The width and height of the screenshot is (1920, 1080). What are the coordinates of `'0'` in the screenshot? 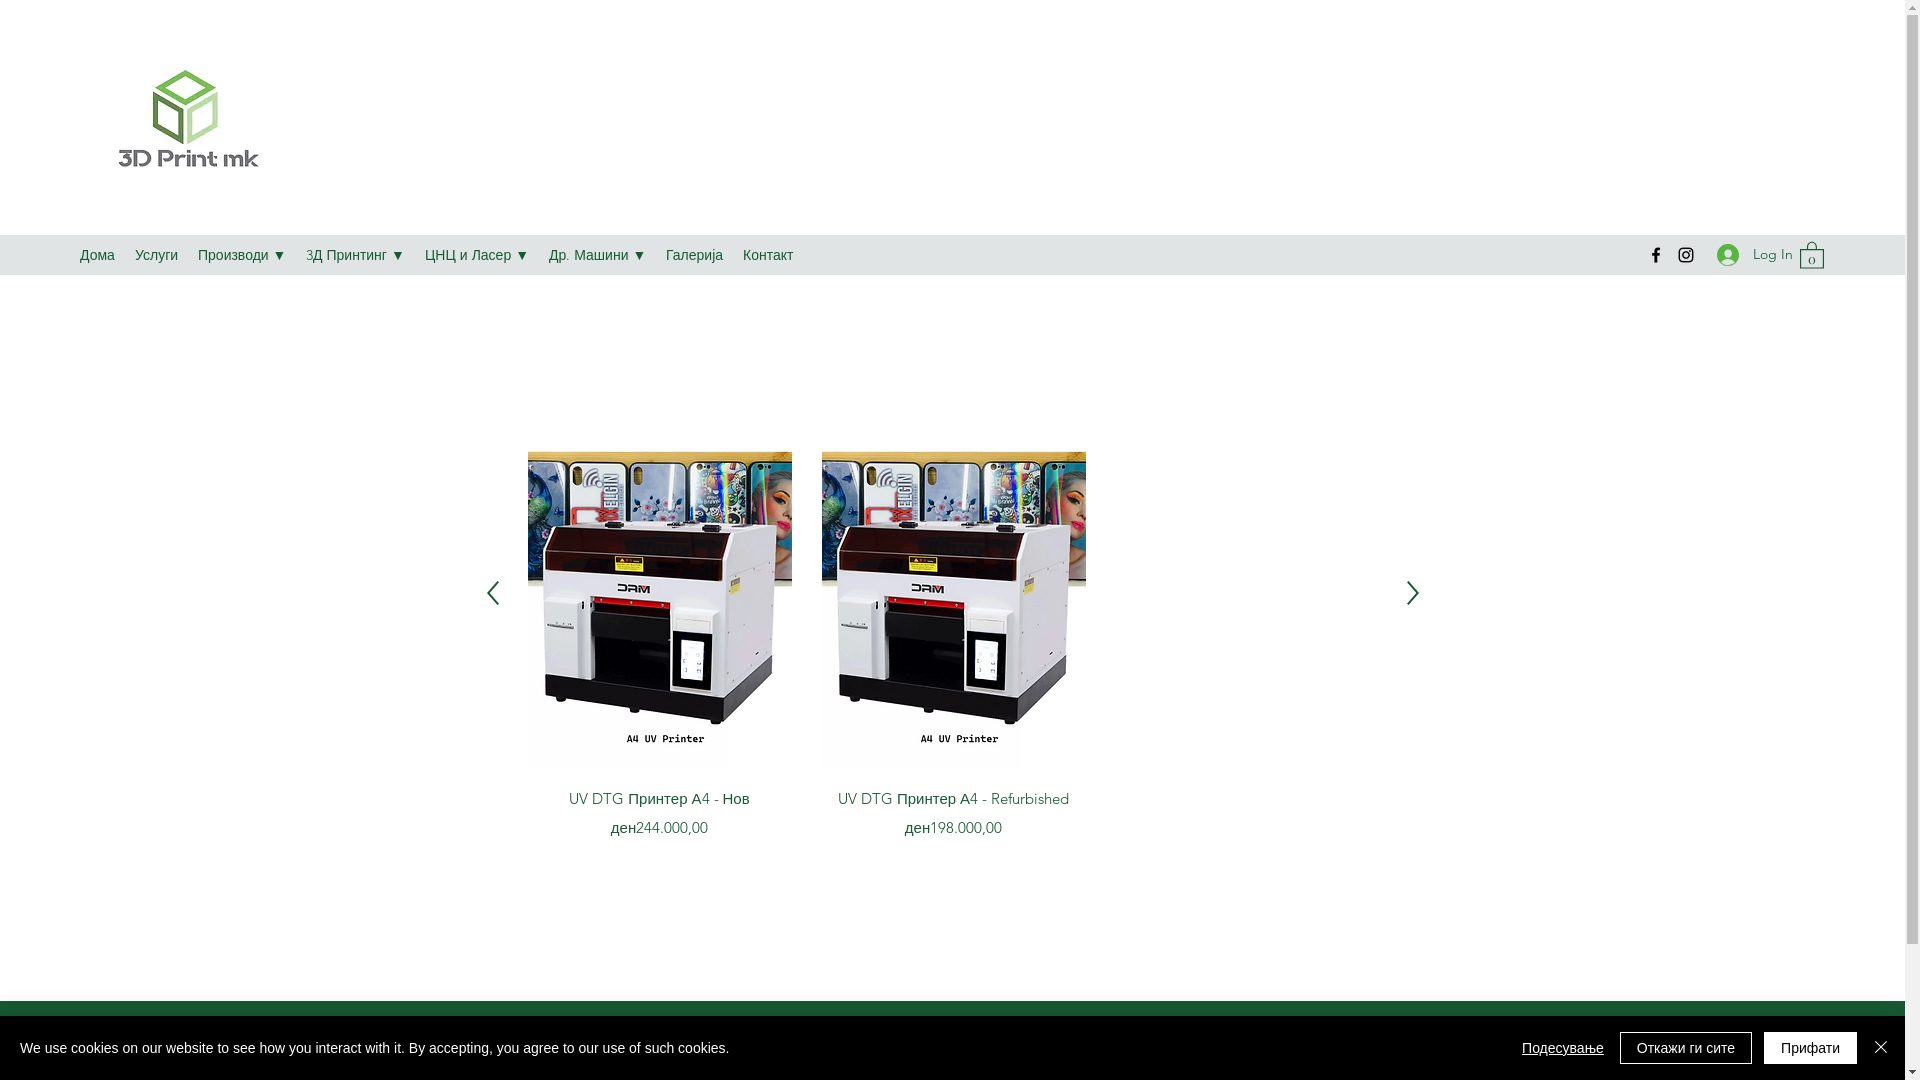 It's located at (1811, 253).